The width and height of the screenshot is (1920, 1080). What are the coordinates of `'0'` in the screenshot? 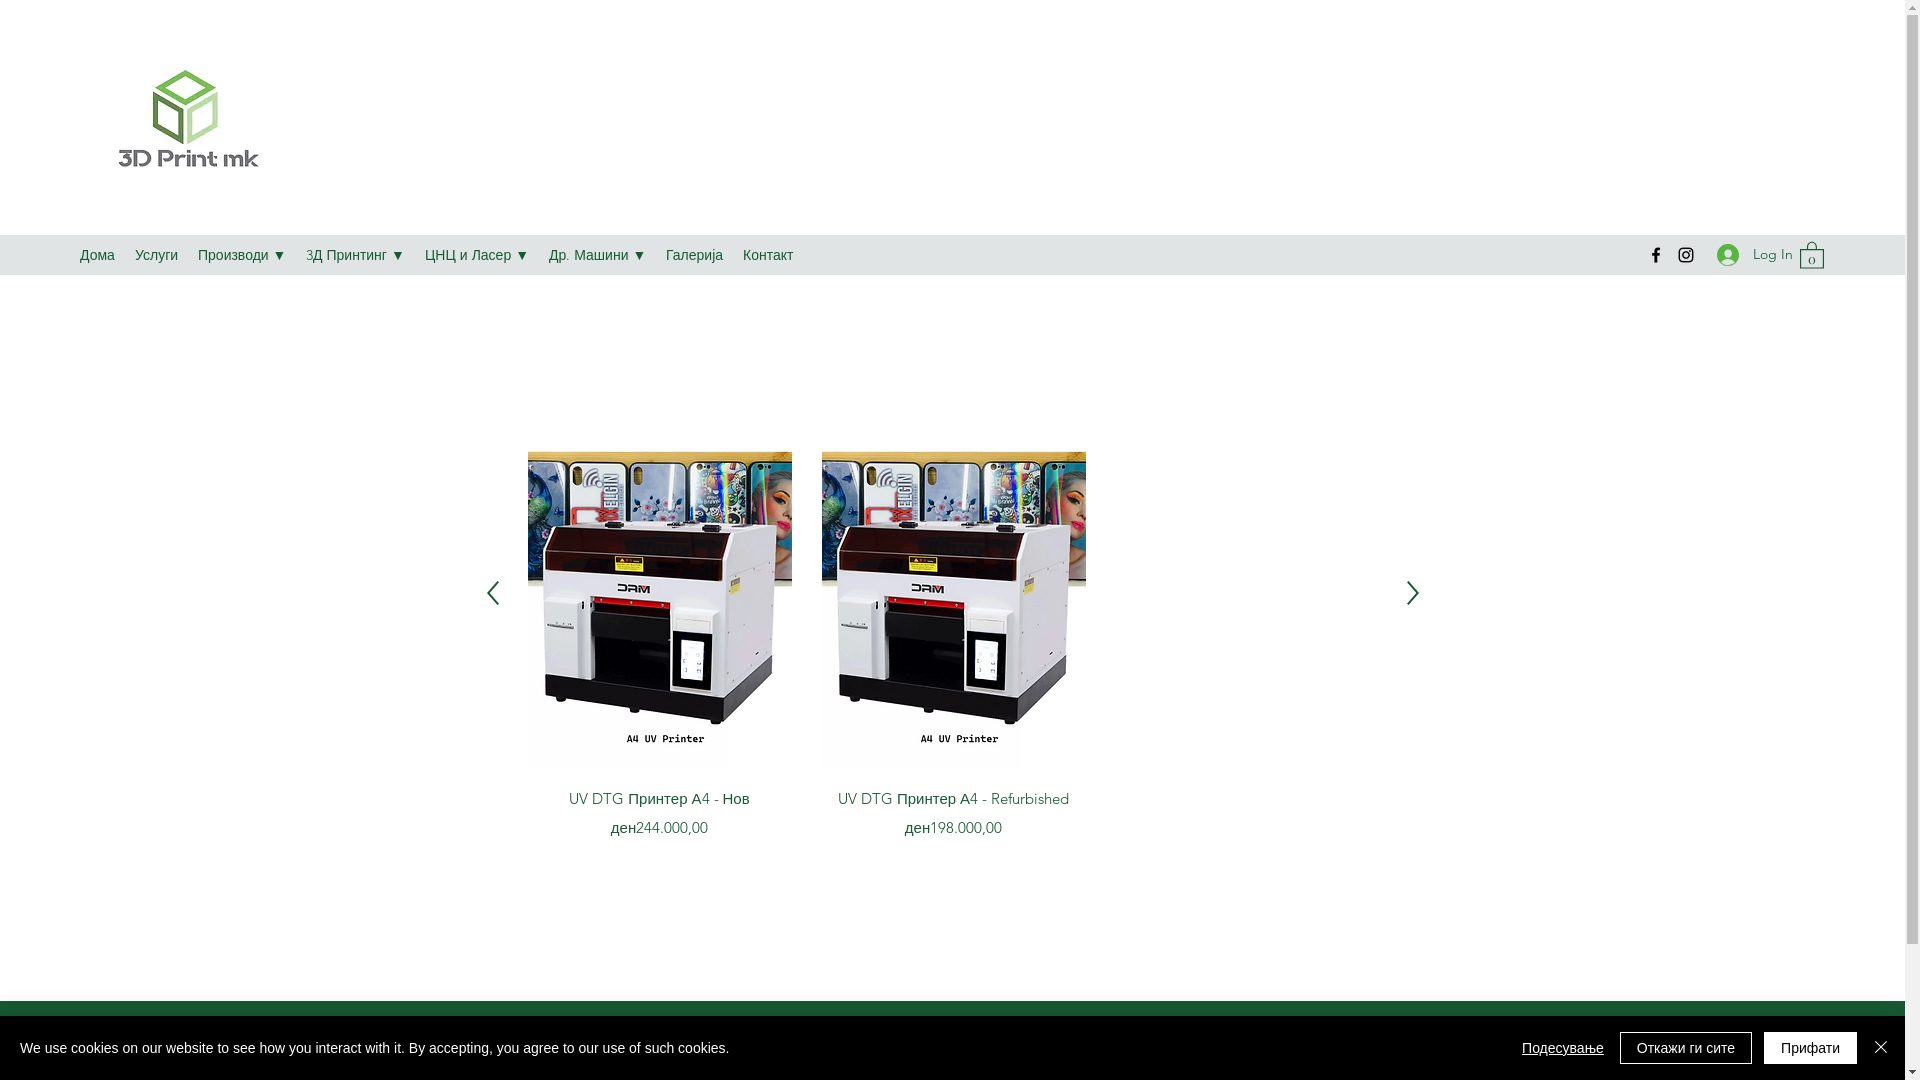 It's located at (1811, 253).